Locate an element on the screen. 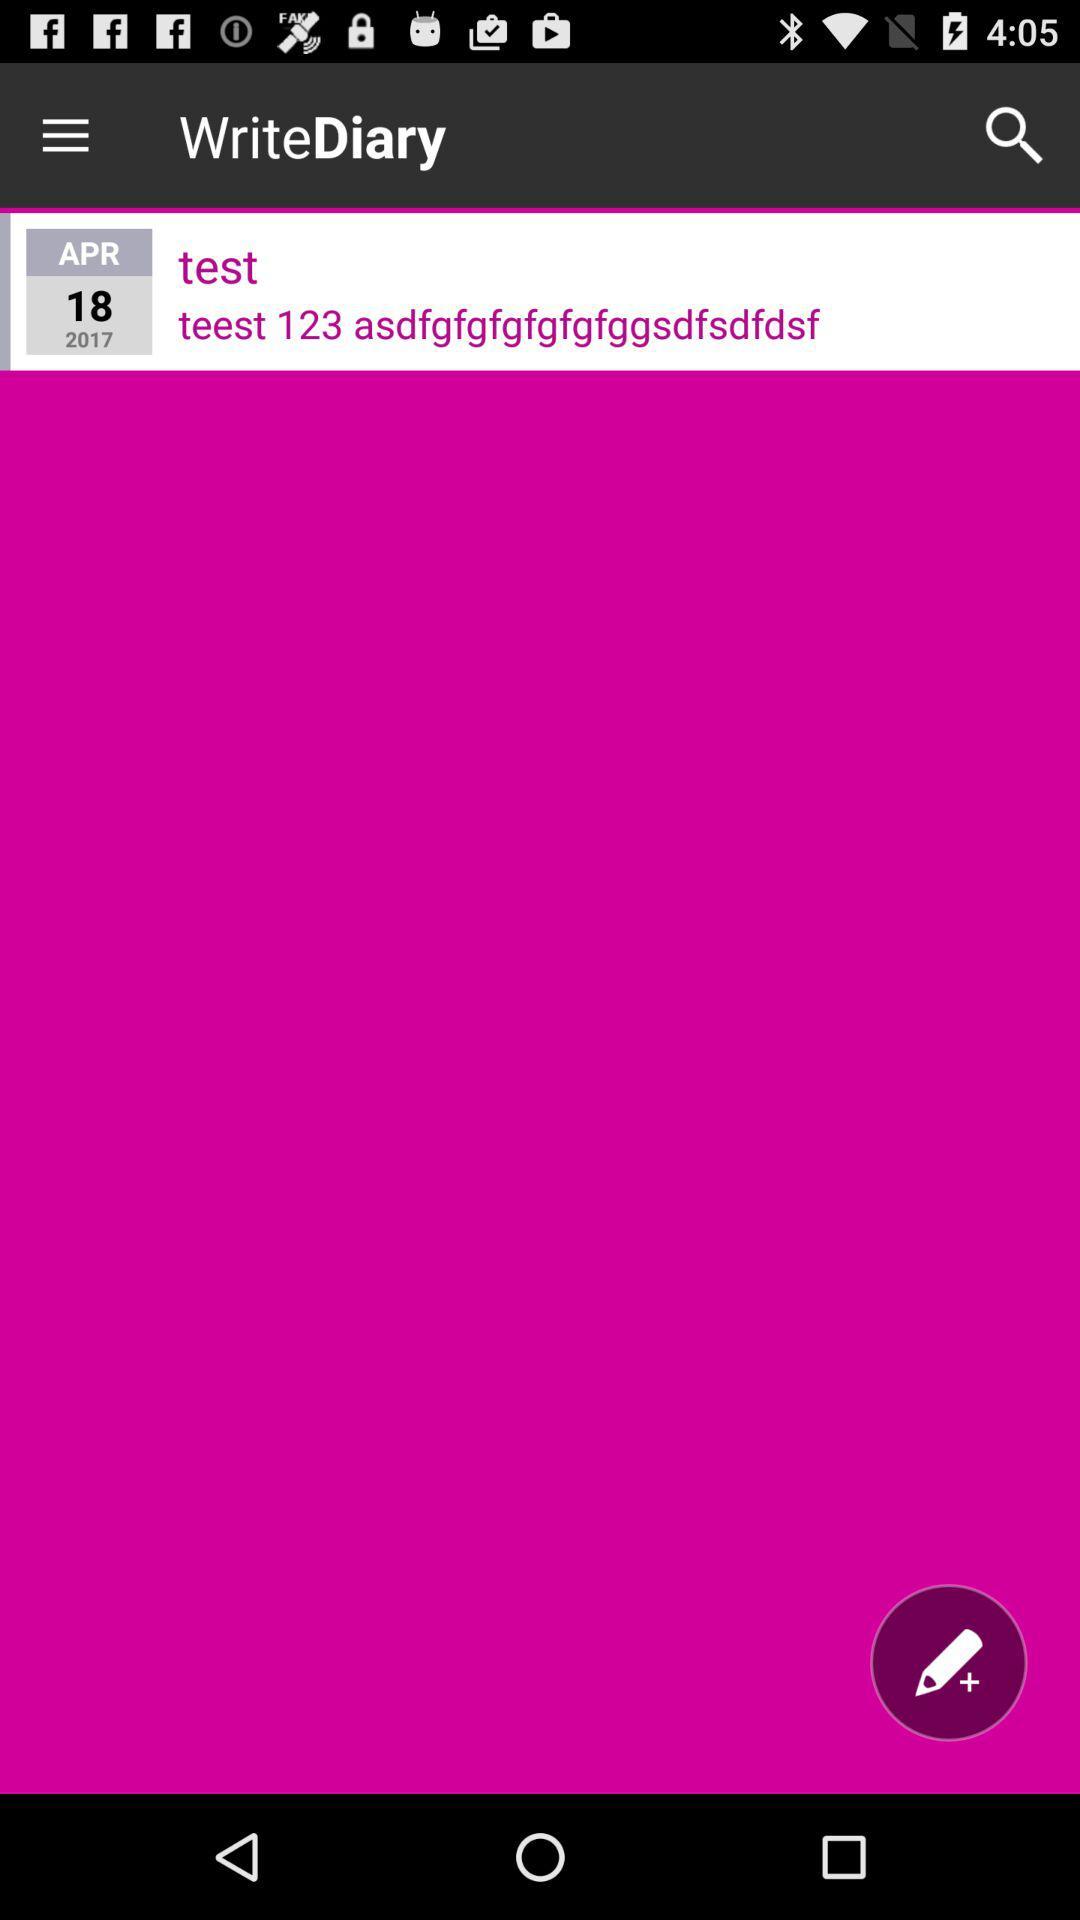 The height and width of the screenshot is (1920, 1080). the edit icon is located at coordinates (947, 1779).